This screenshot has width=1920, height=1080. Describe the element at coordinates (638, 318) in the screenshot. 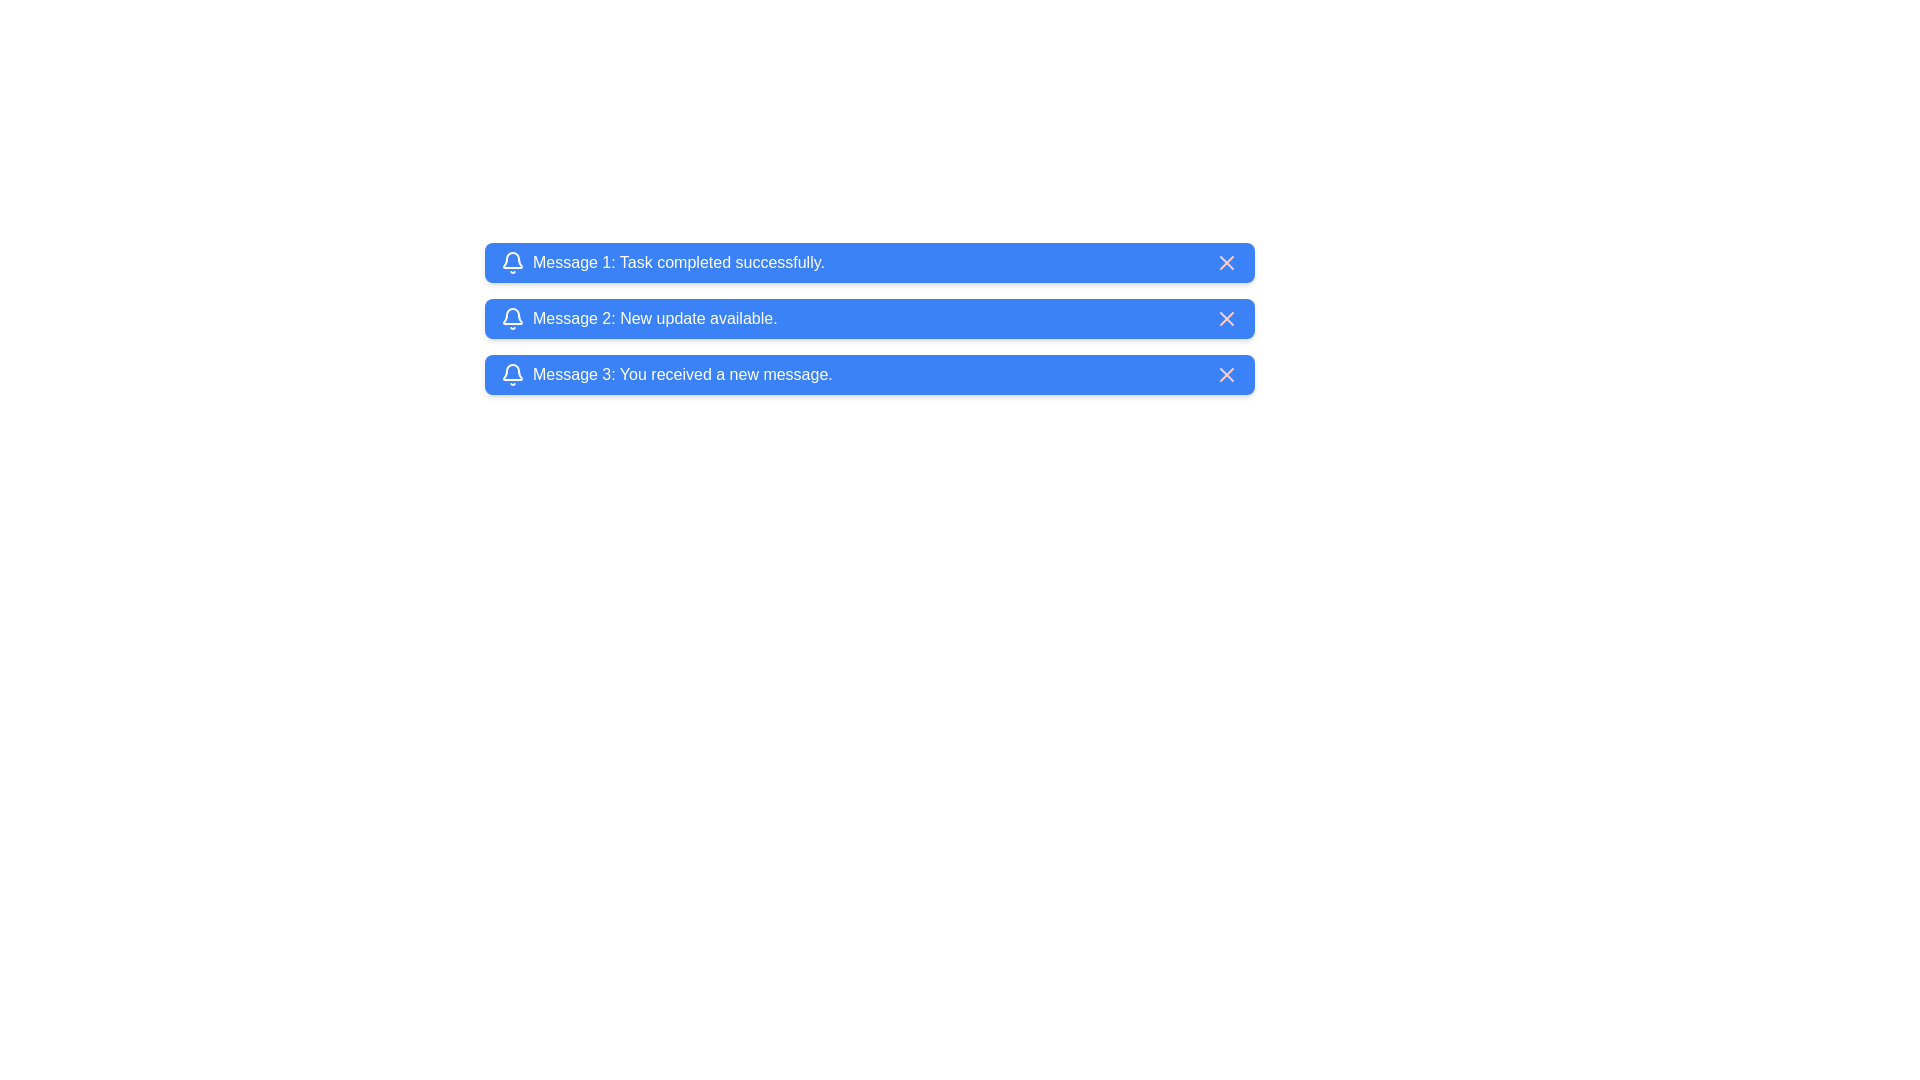

I see `the text label notification area labeled 'Message 2: New update available.' which includes a bell icon on the left` at that location.